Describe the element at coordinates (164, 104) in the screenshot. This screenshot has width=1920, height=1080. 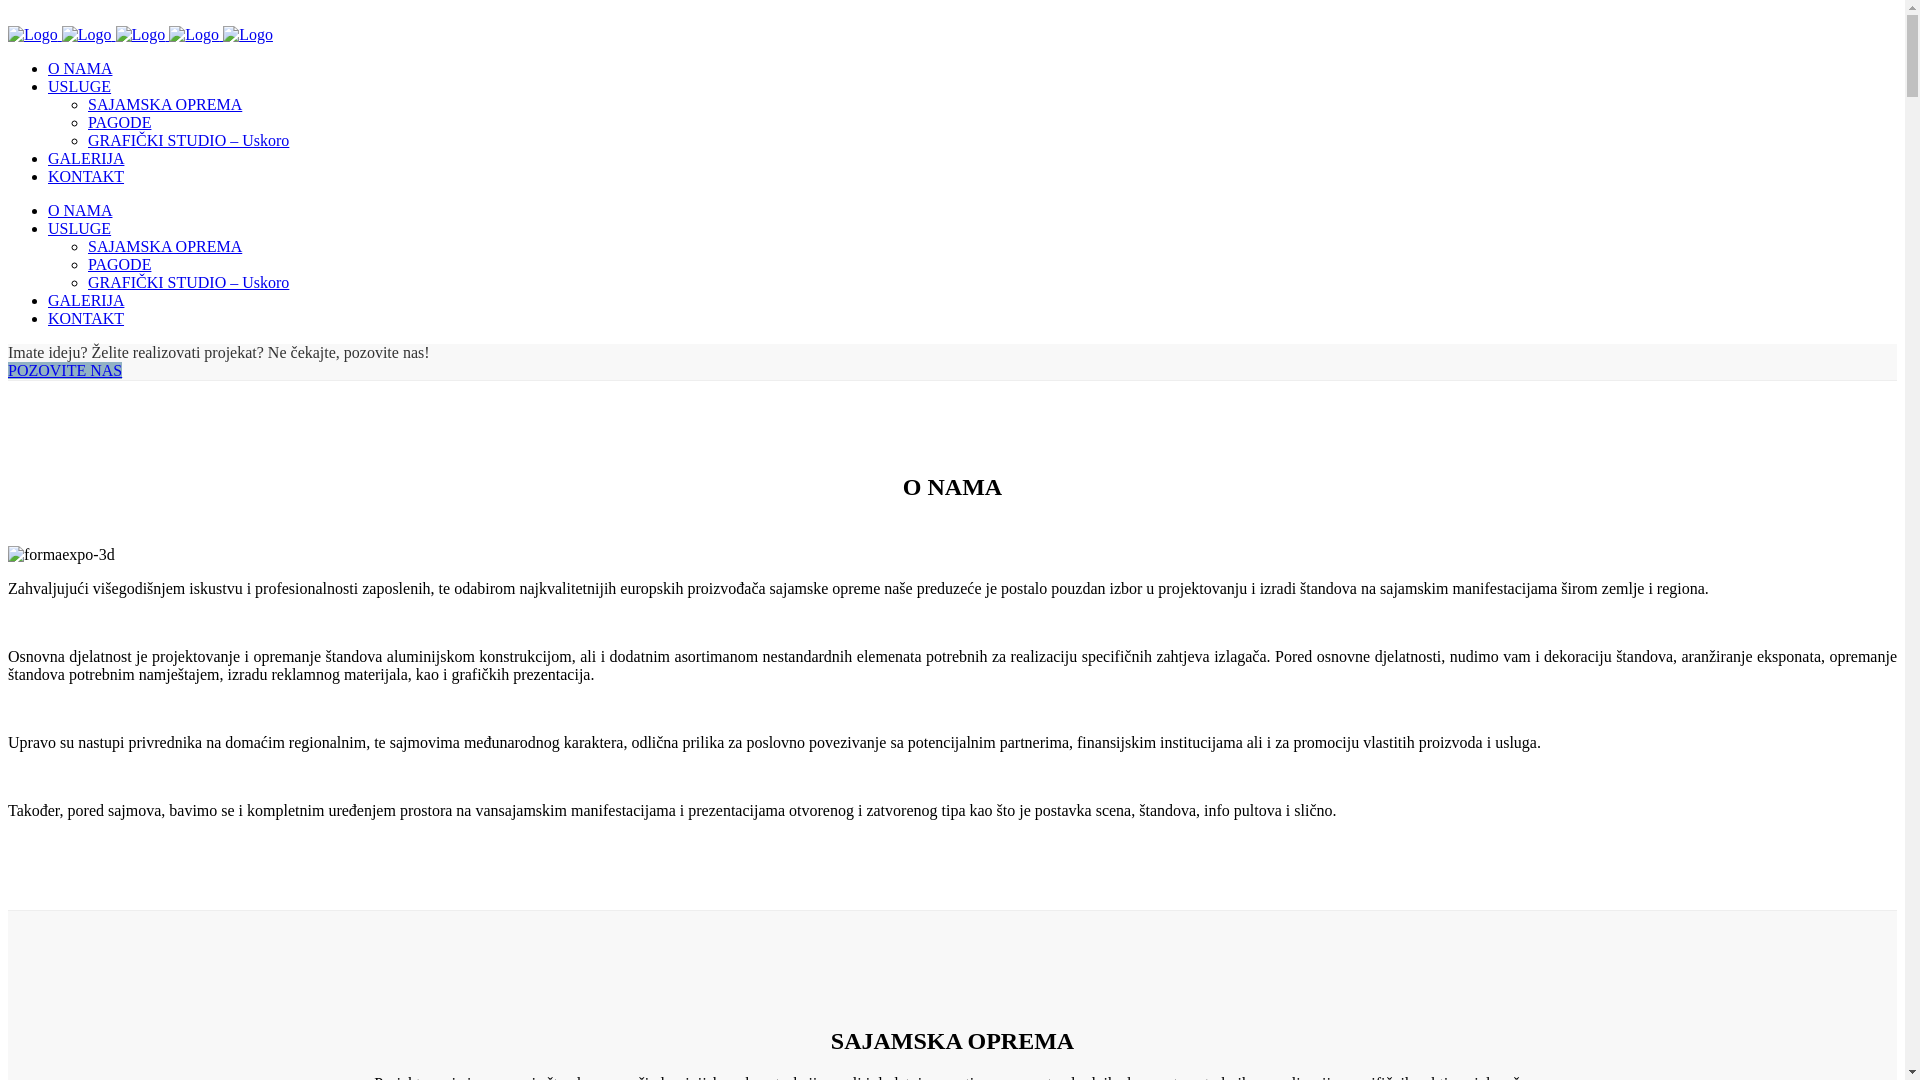
I see `'SAJAMSKA OPREMA'` at that location.